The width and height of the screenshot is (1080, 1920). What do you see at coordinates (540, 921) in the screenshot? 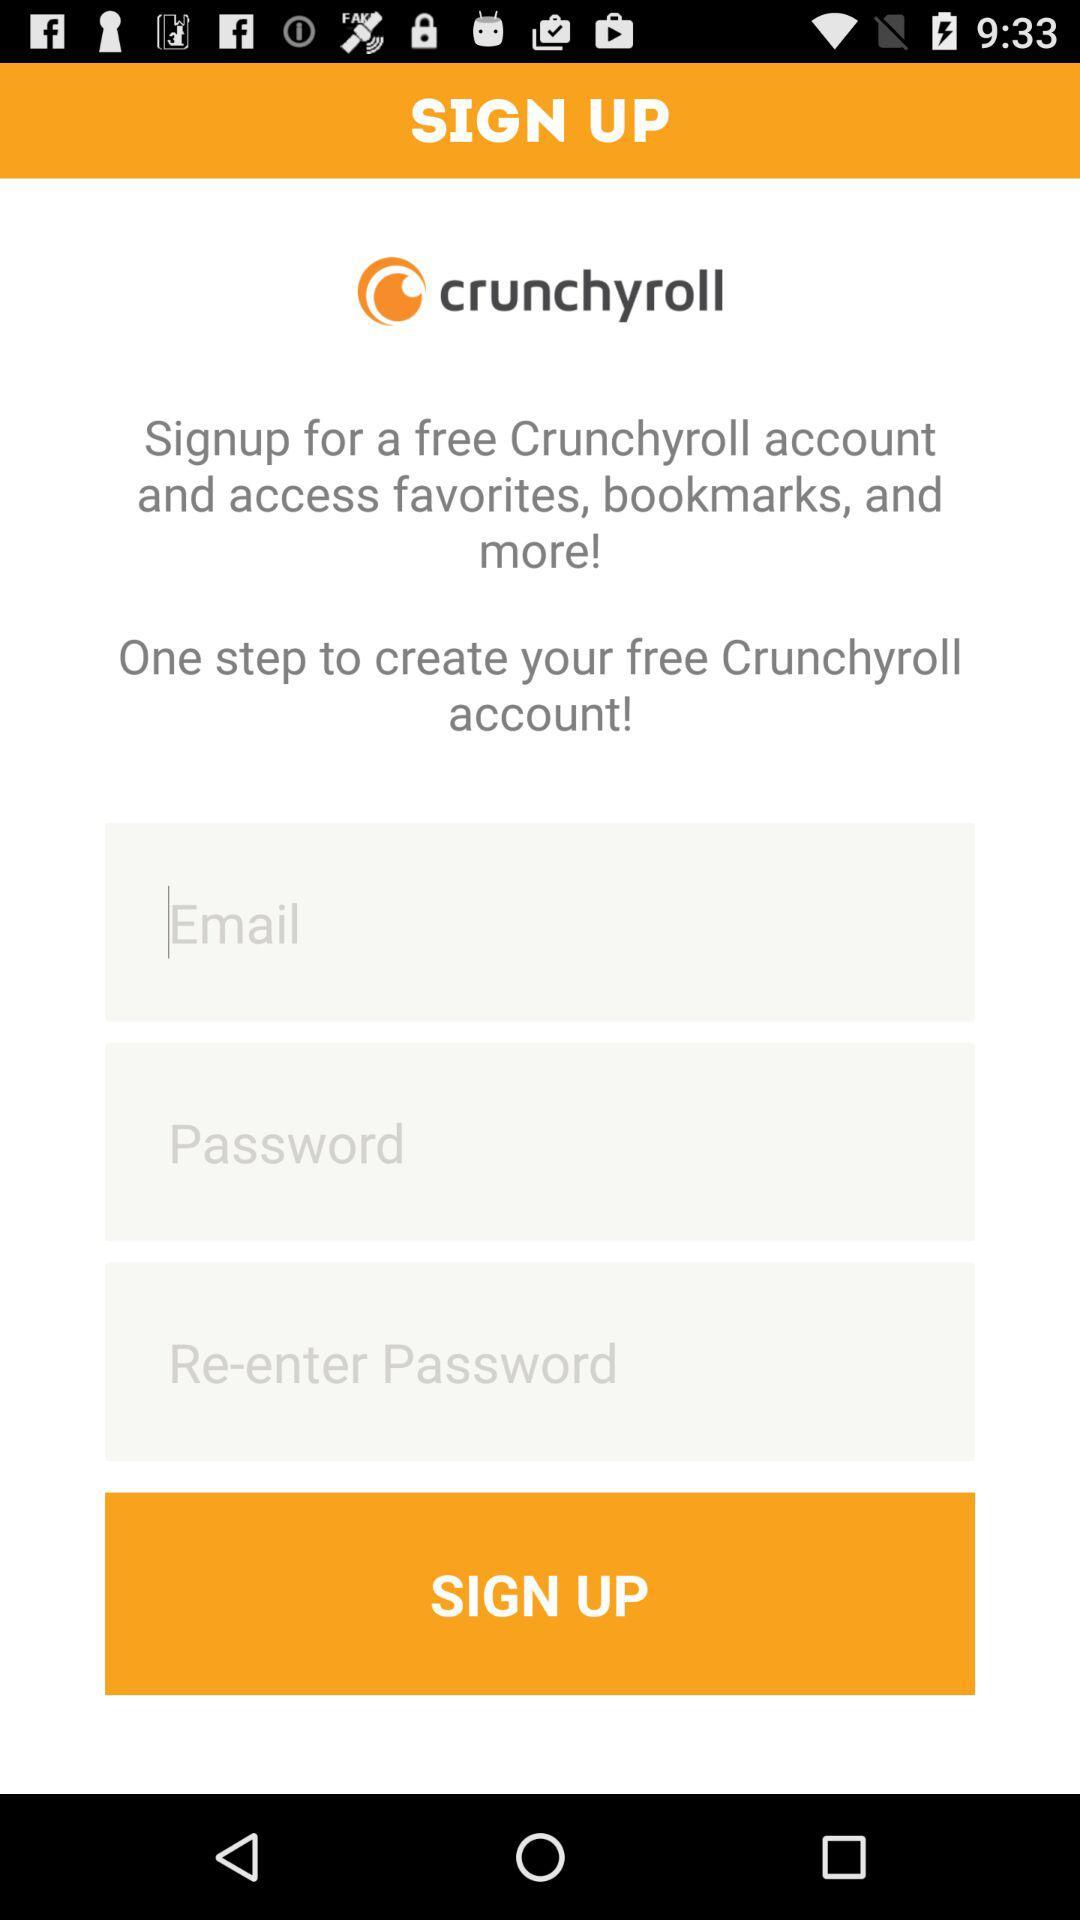
I see `email address text box` at bounding box center [540, 921].